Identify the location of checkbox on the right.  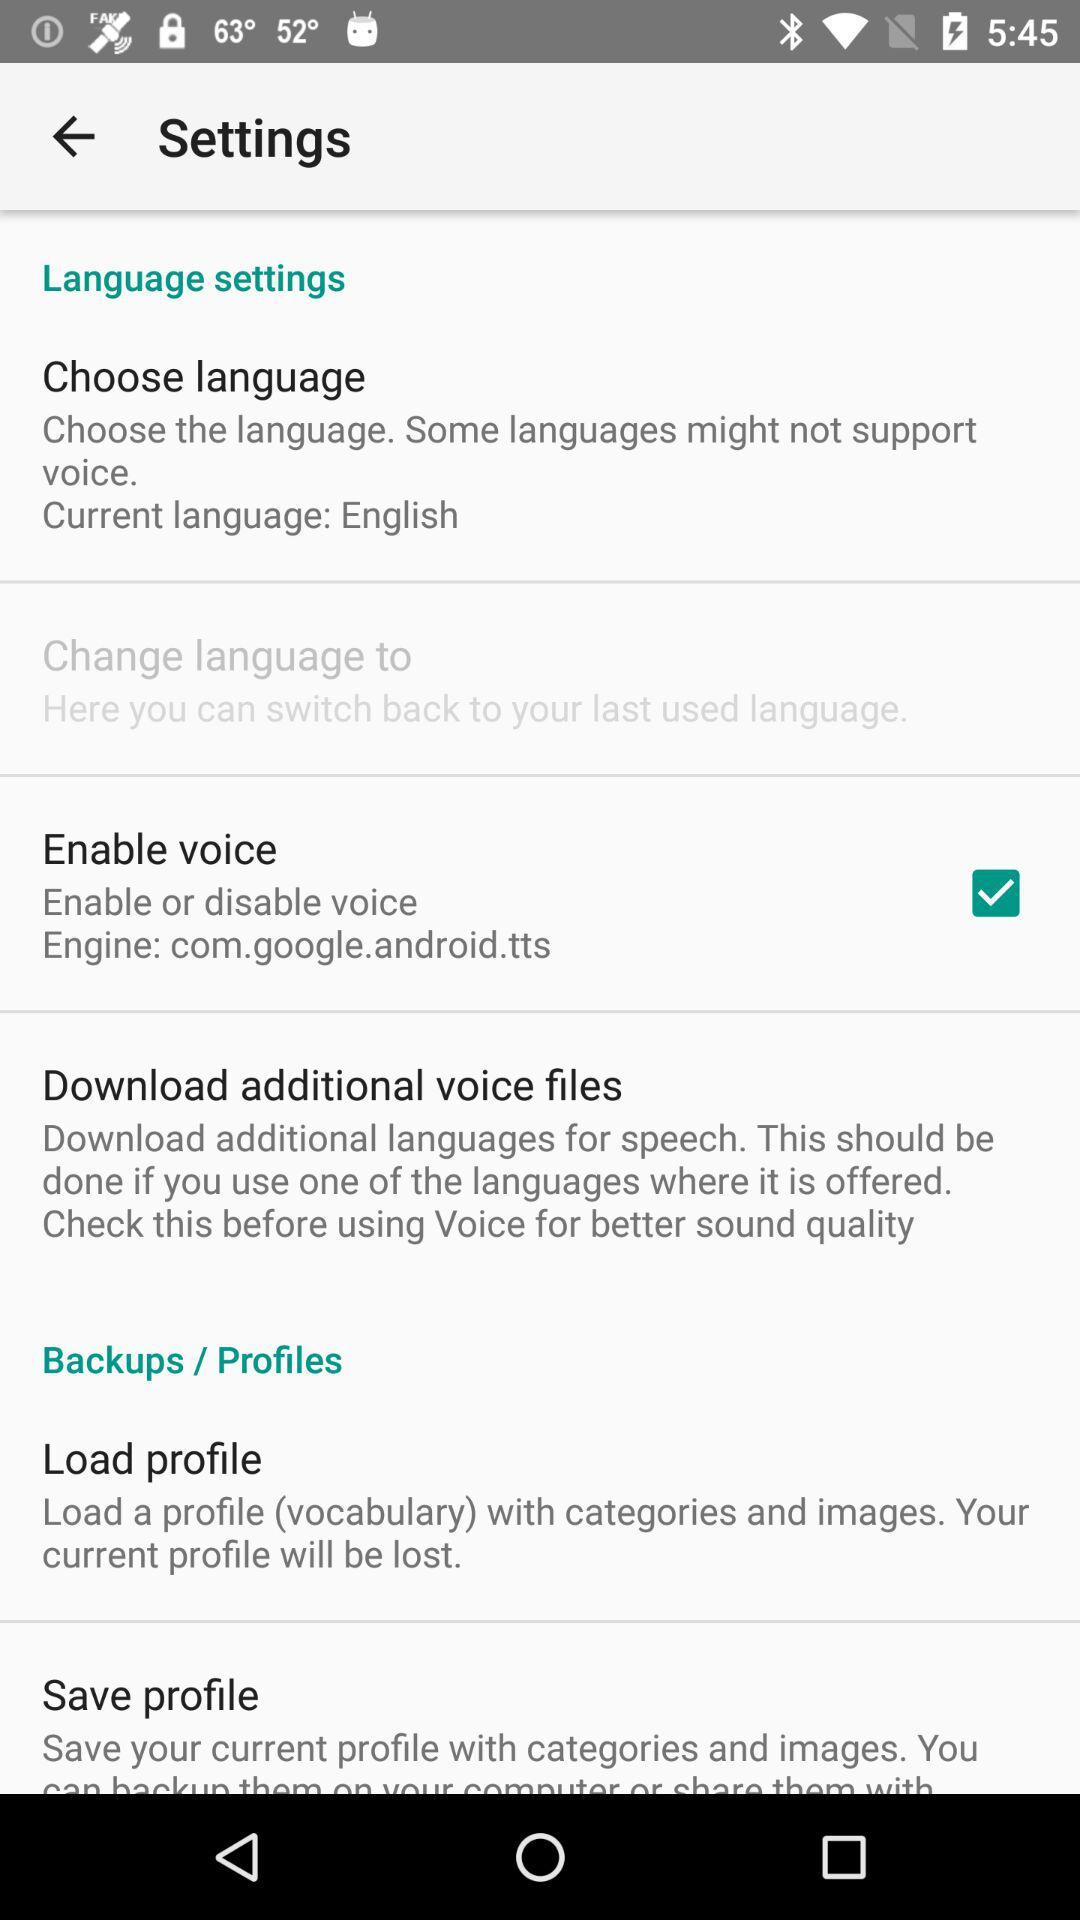
(995, 892).